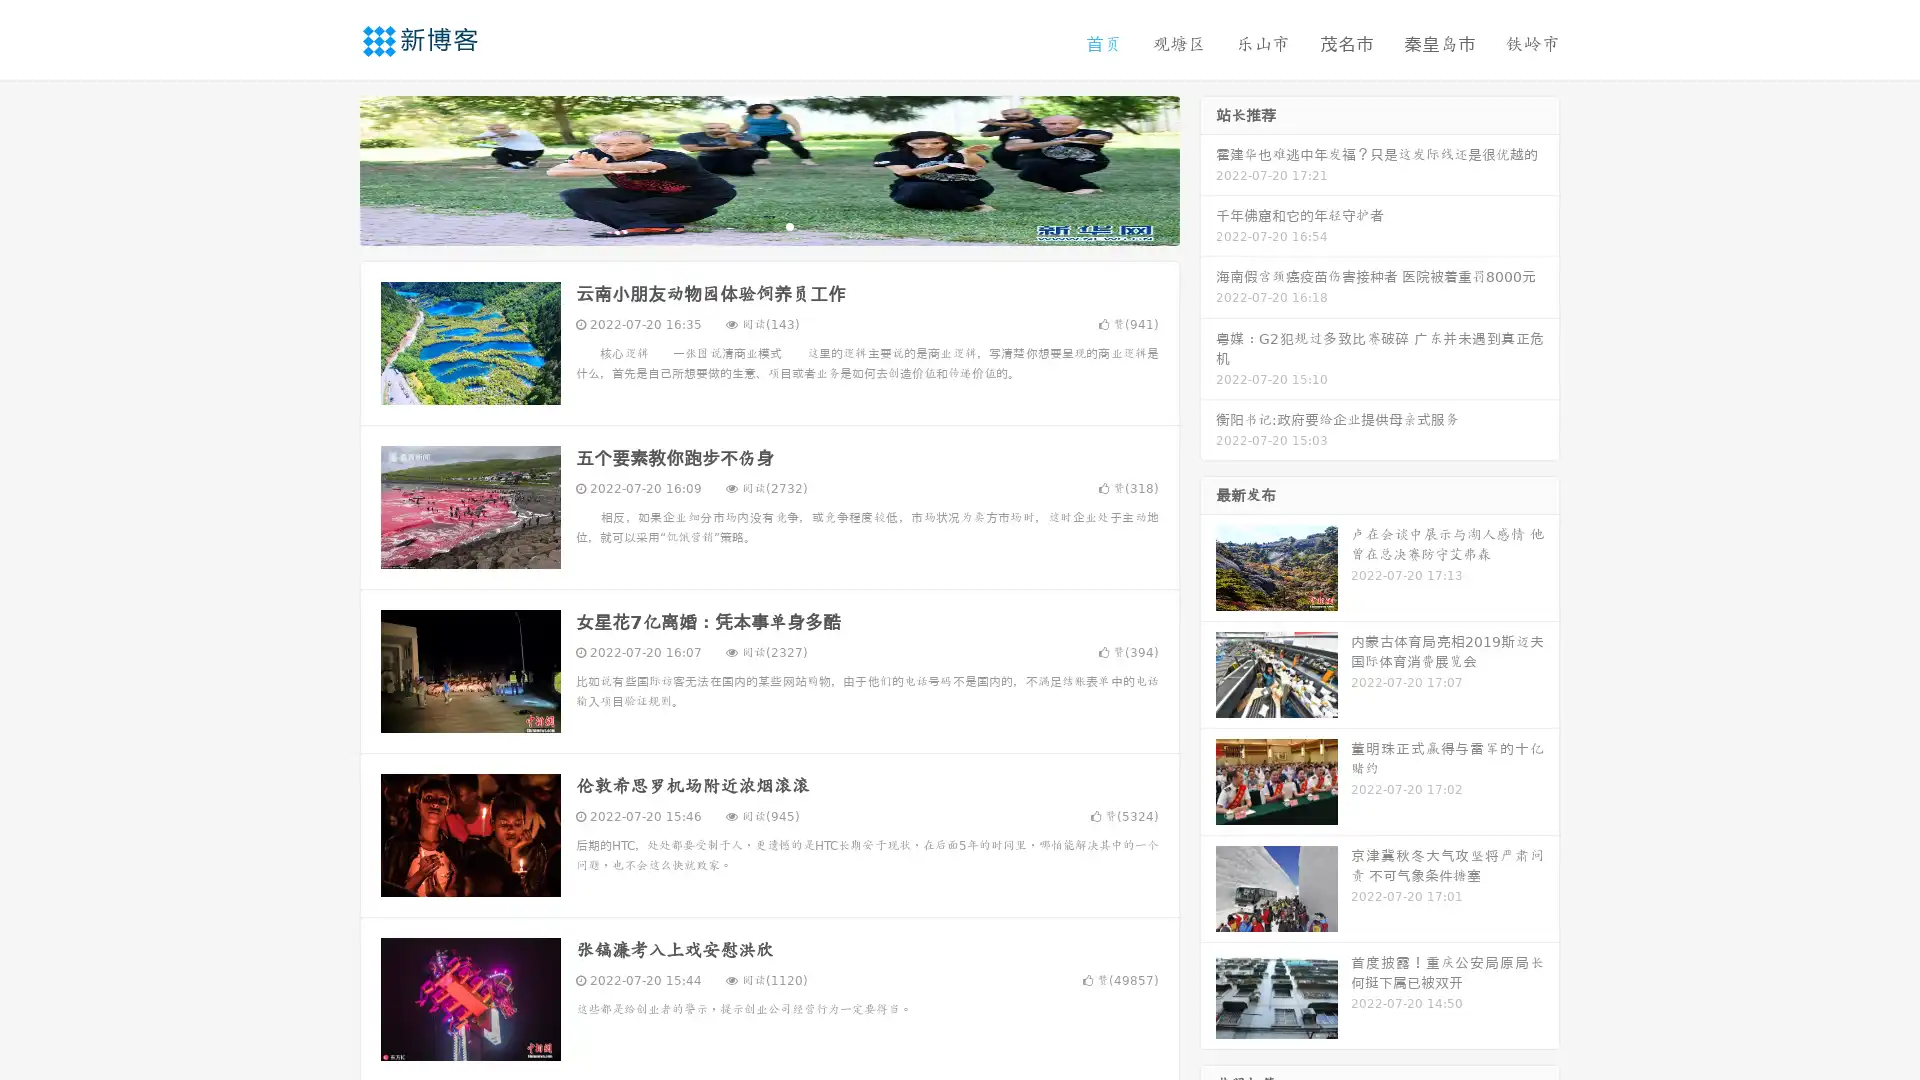 The width and height of the screenshot is (1920, 1080). I want to click on Next slide, so click(1208, 168).